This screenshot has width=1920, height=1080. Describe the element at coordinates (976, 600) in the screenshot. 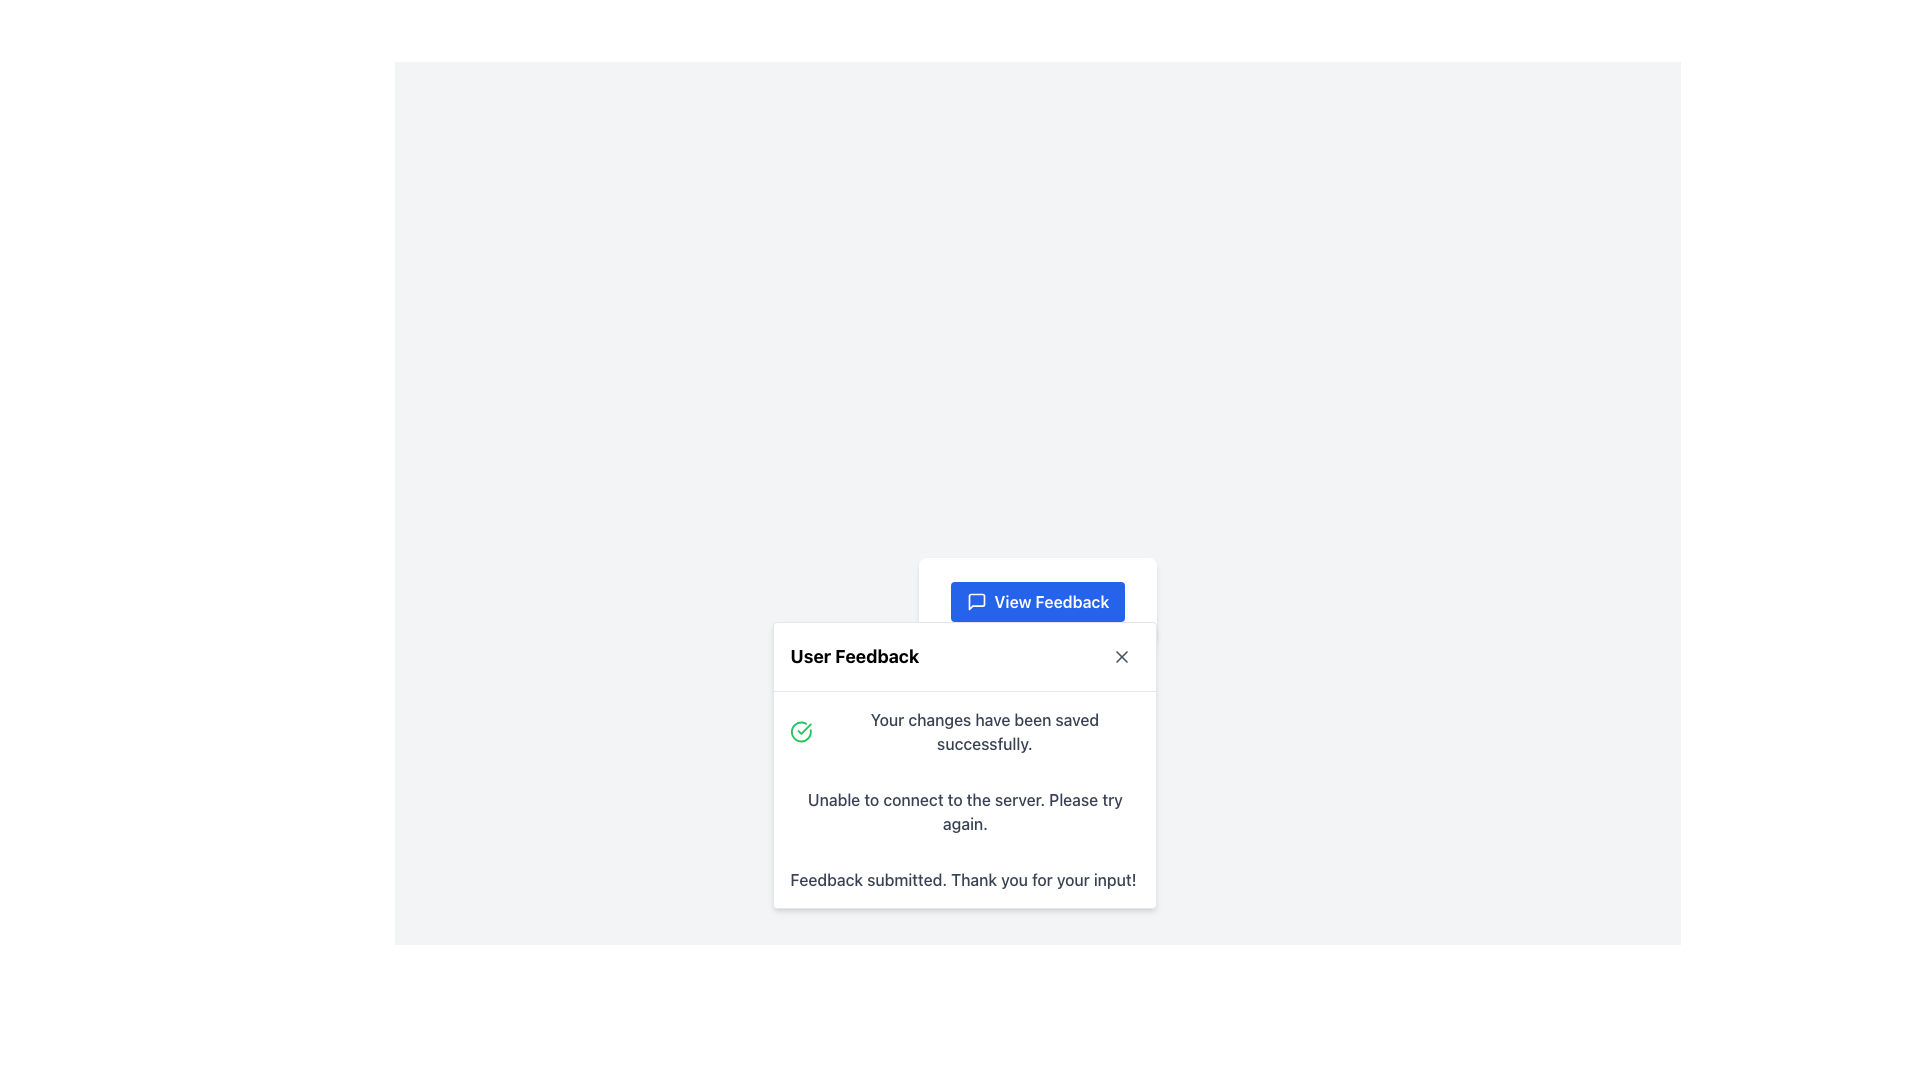

I see `the speech bubble icon with a blue background and white outline, located to the left of the 'View Feedback' button in the feedback dialog box` at that location.